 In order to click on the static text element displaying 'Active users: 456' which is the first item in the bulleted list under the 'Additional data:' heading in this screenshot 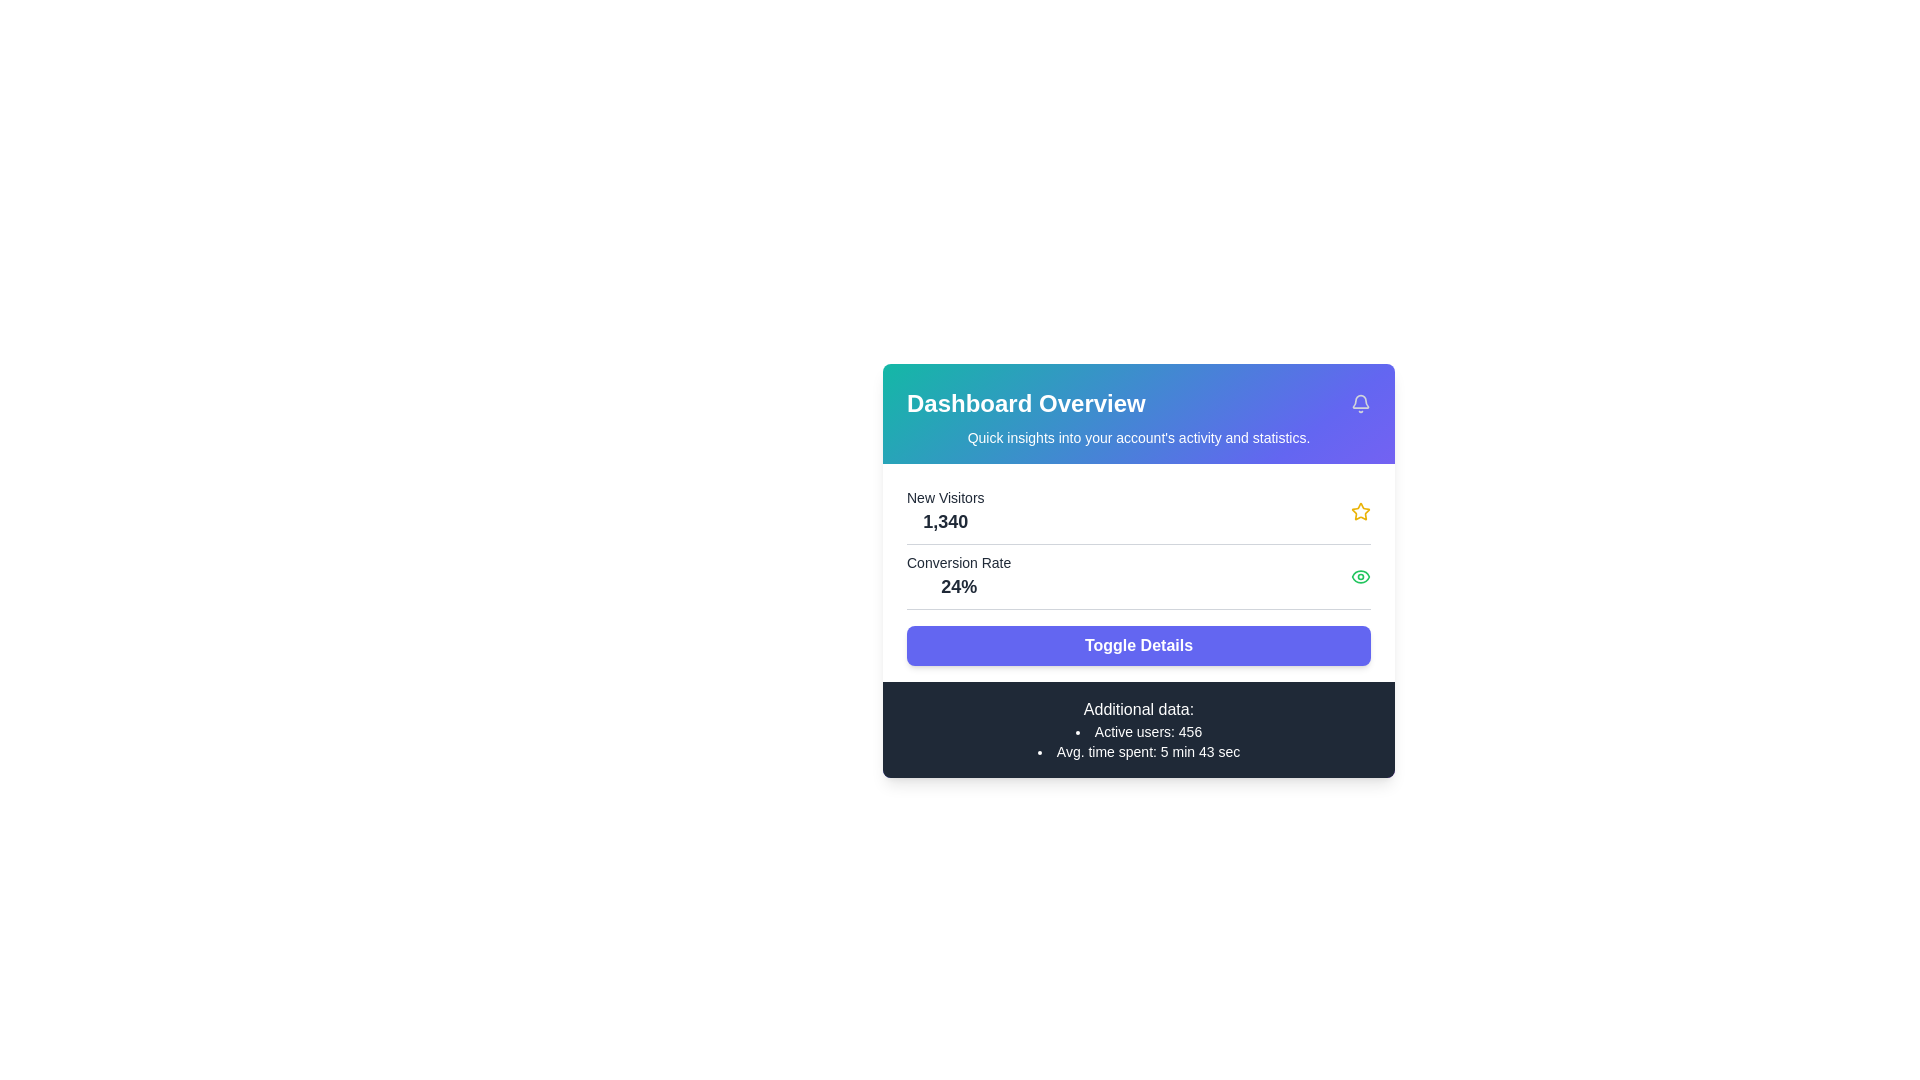, I will do `click(1138, 732)`.